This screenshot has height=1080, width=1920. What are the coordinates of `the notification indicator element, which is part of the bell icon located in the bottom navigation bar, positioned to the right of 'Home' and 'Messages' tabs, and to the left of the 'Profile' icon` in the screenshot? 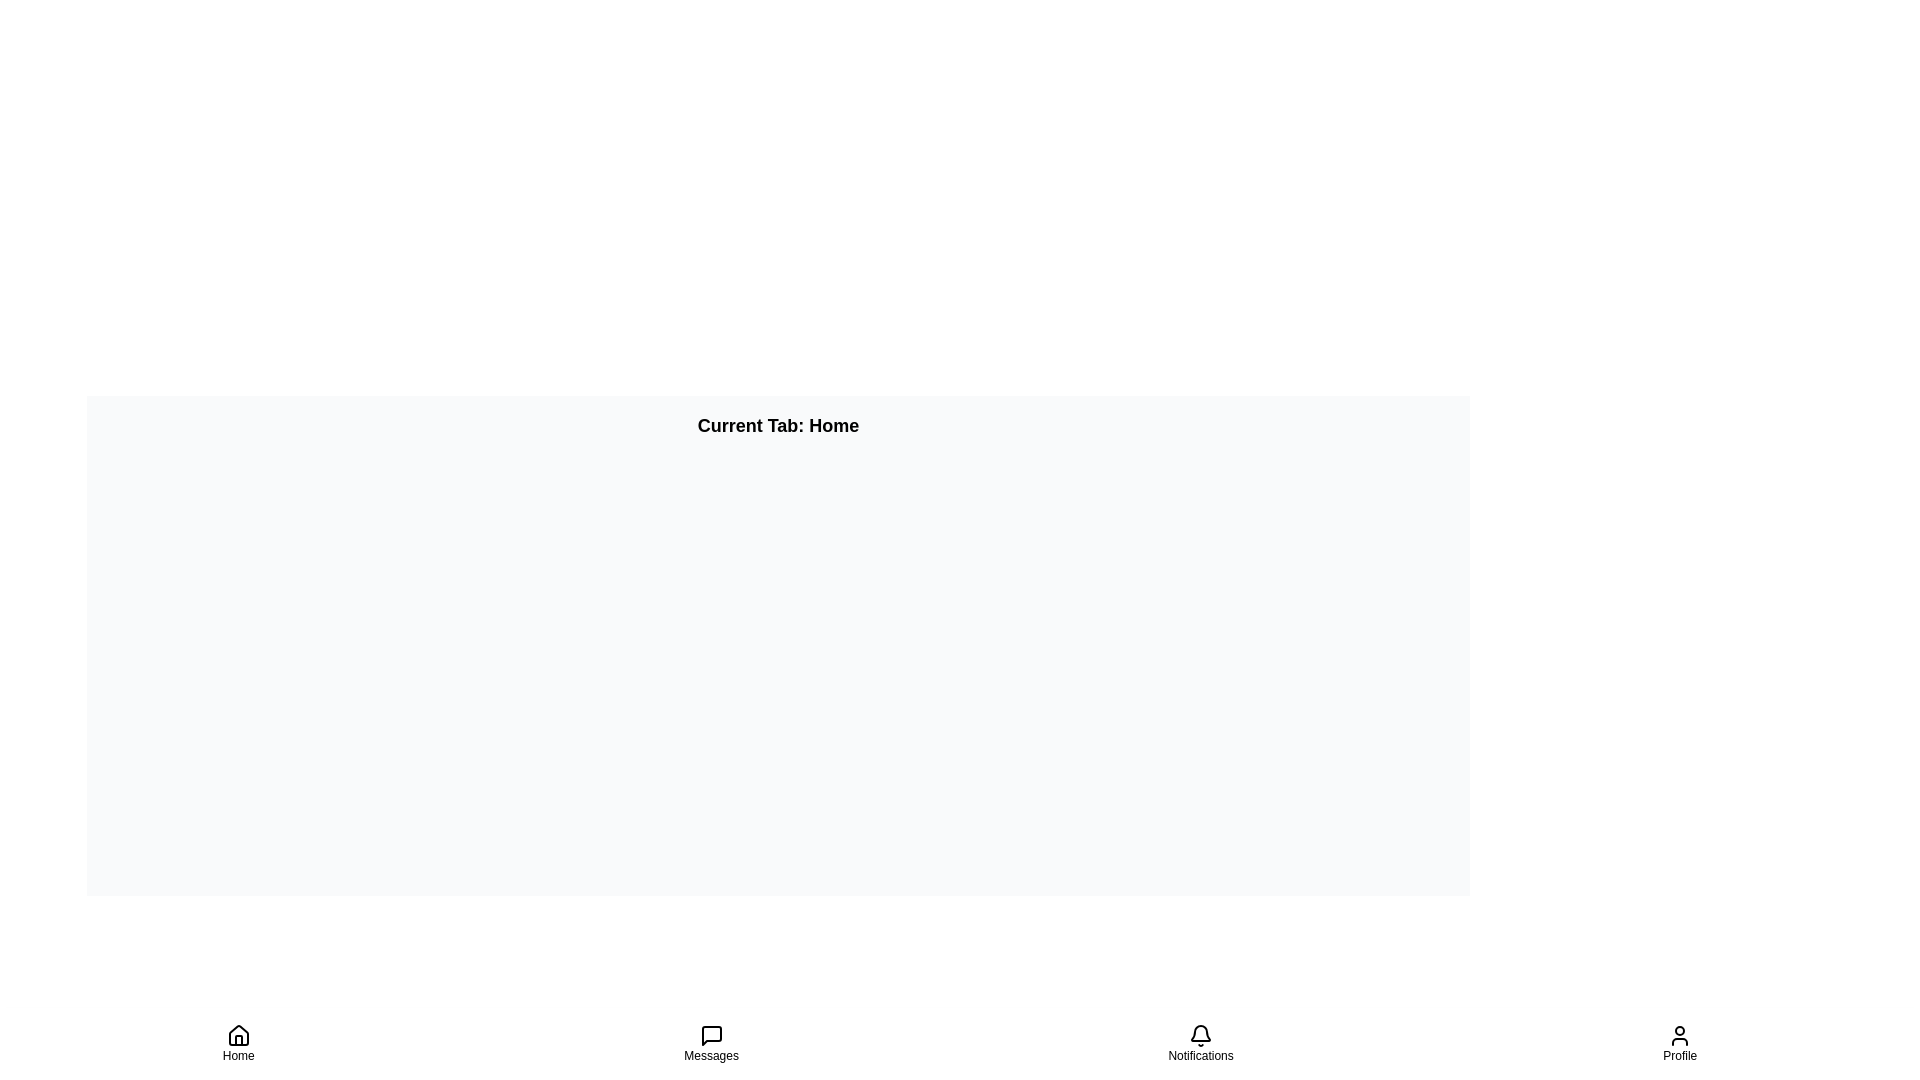 It's located at (1200, 1033).